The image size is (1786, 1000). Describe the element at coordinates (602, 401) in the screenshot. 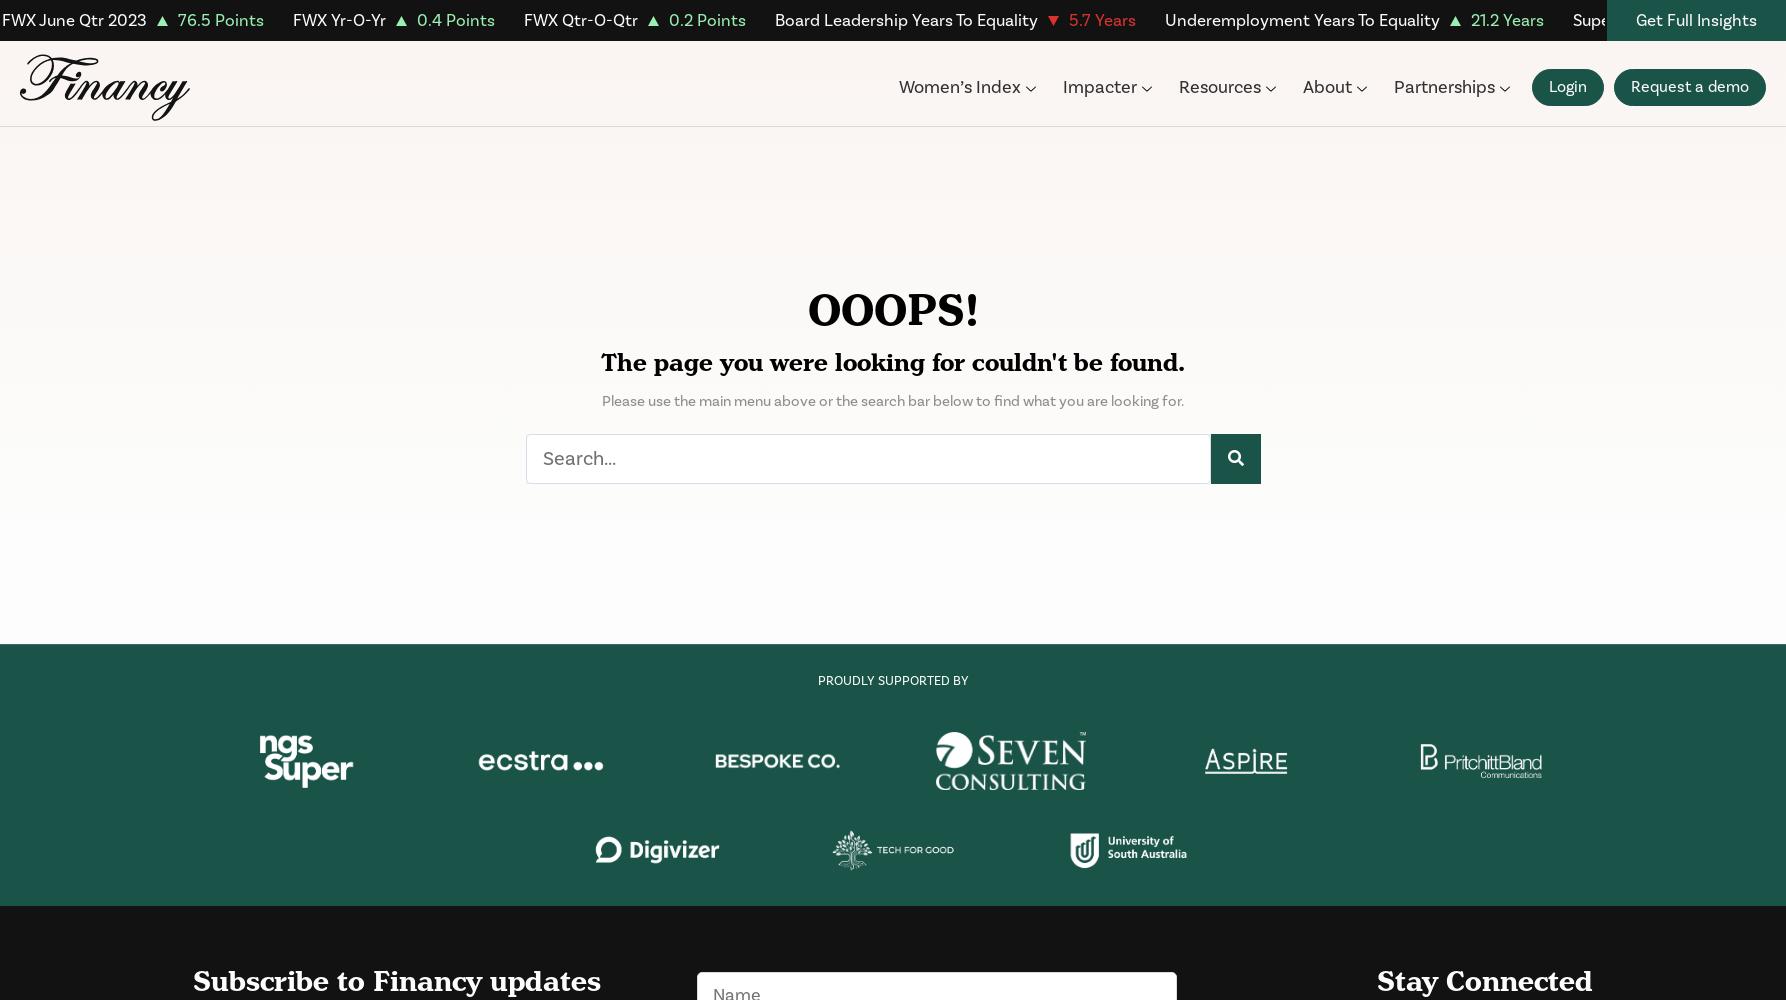

I see `'Please use the main menu above or the search bar below to find what you are looking for.'` at that location.